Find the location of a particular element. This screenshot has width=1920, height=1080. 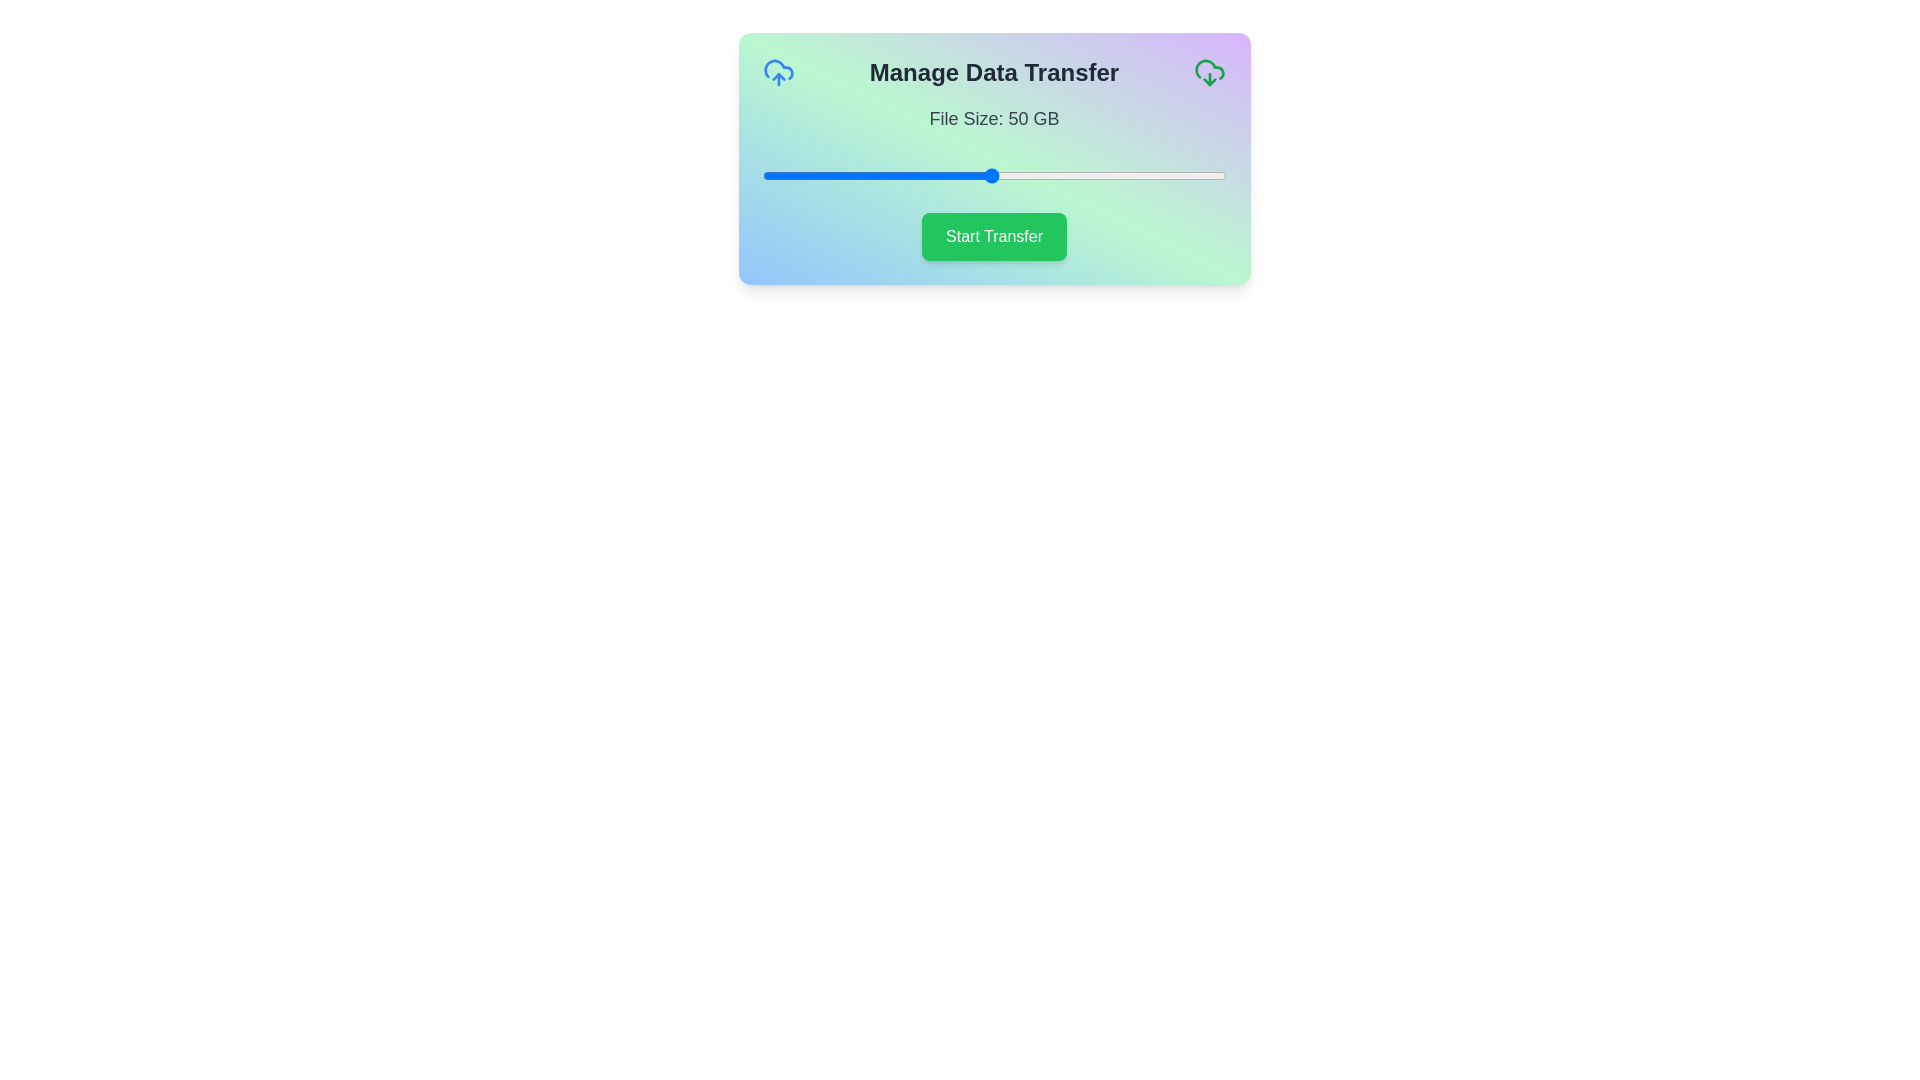

the slider to set the file size to 93 GB is located at coordinates (1193, 175).